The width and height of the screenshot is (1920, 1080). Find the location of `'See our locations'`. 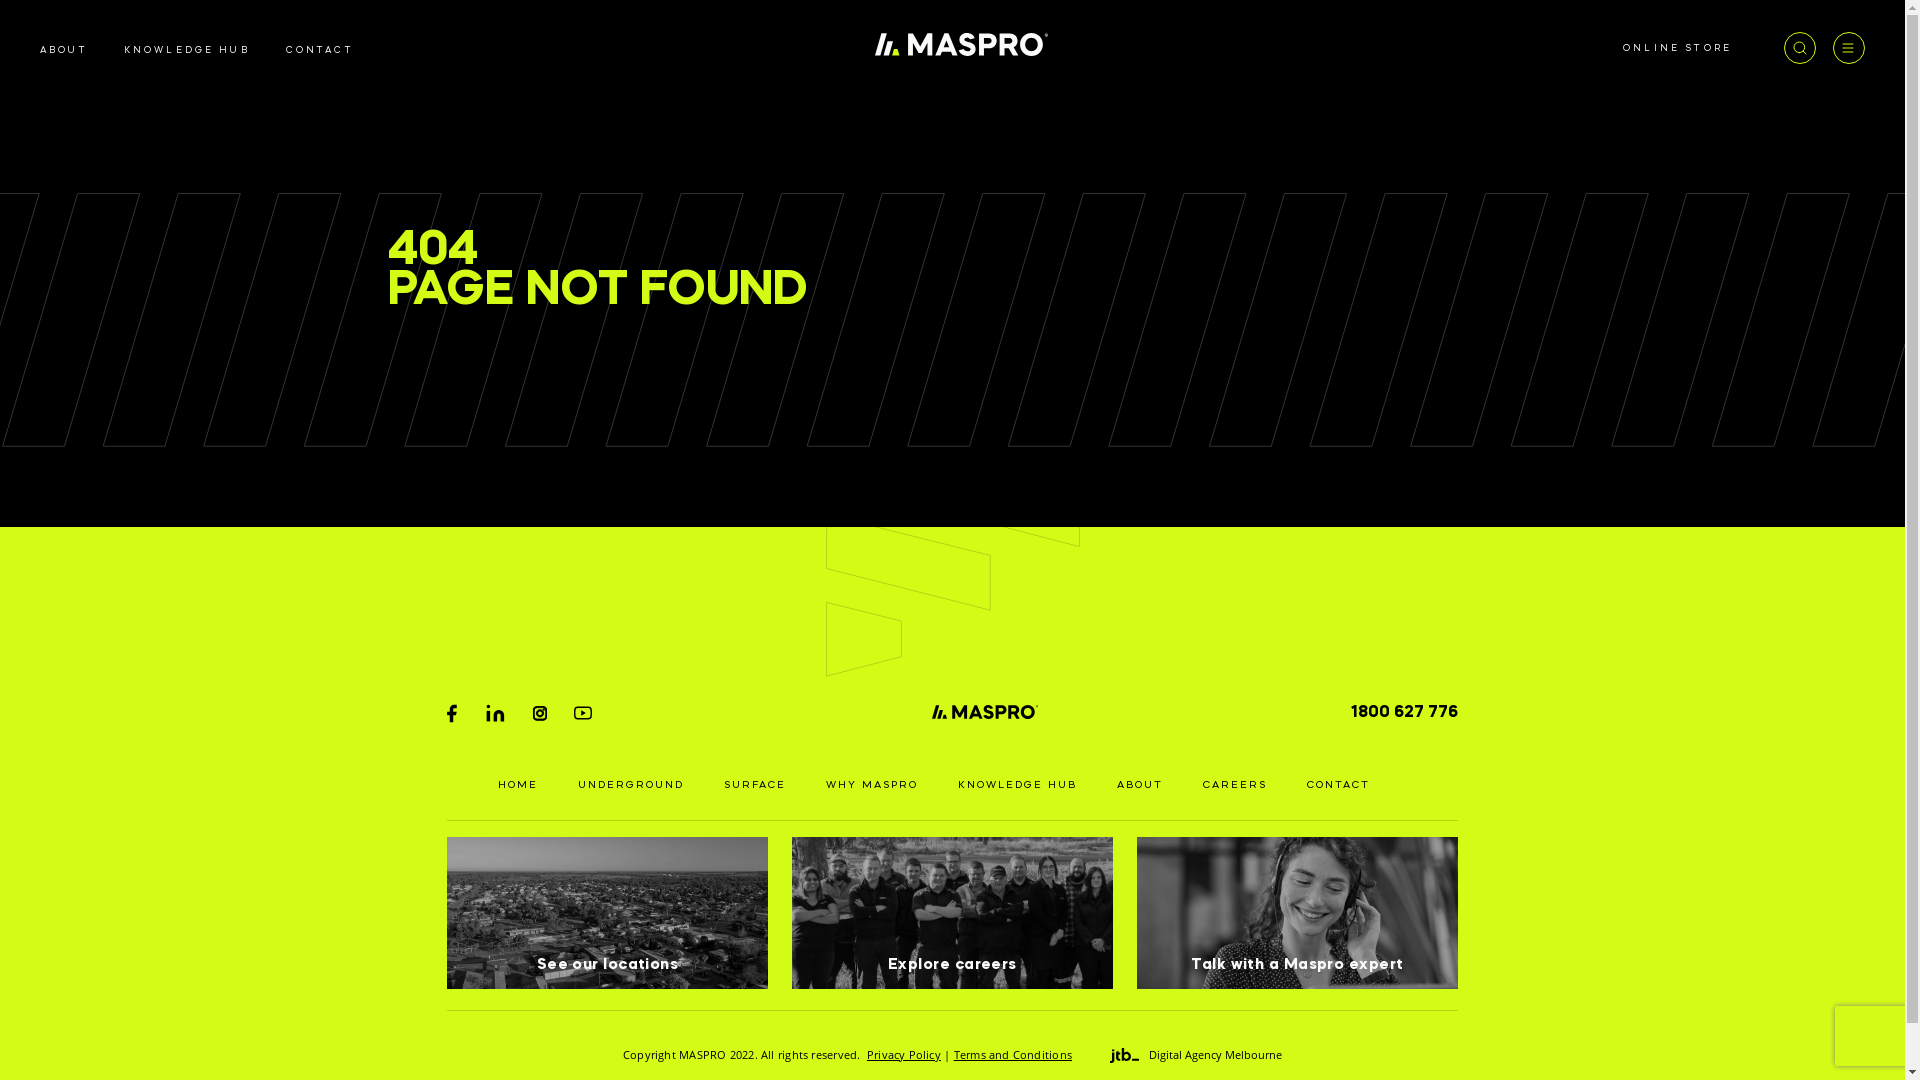

'See our locations' is located at coordinates (606, 913).